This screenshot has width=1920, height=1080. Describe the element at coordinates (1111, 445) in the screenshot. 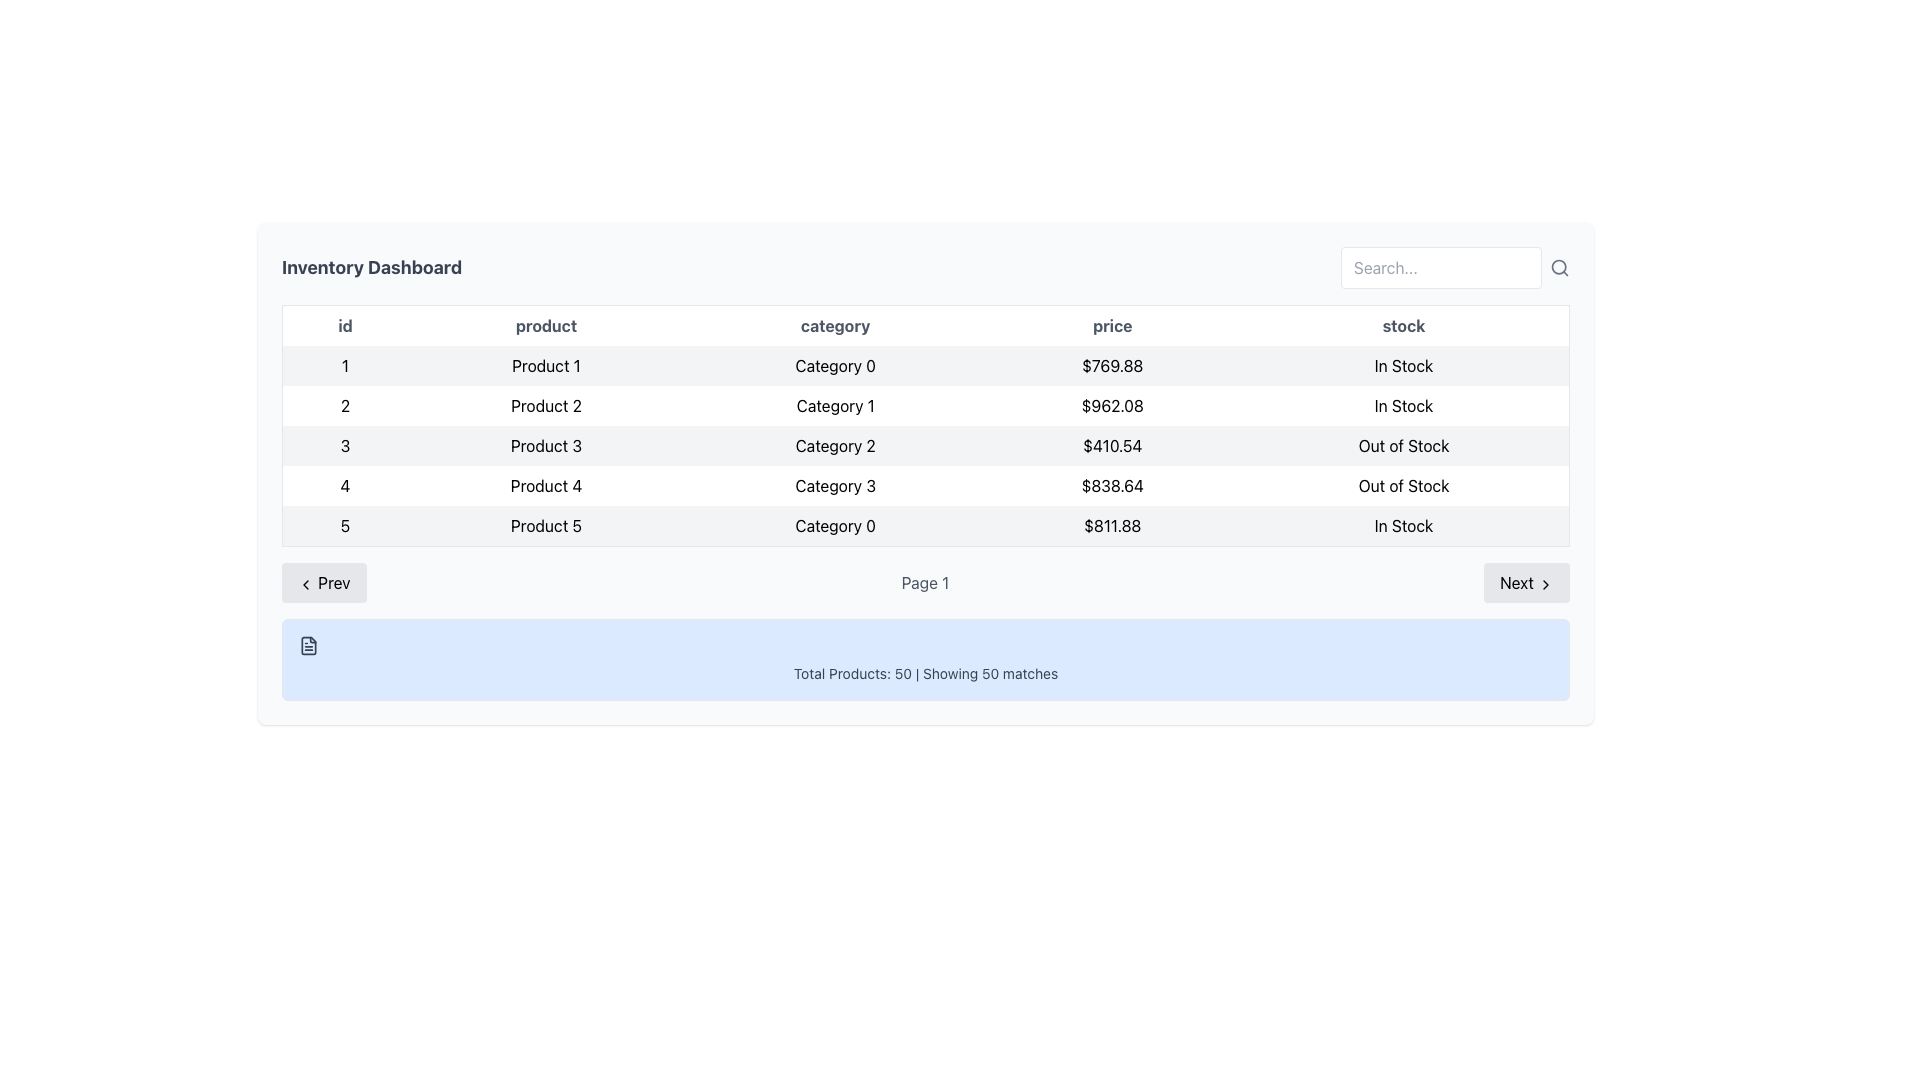

I see `the text display showing the value '$410.54' in the fourth column of the third row, which is under the 'price' header and corresponds to 'Product 3'` at that location.